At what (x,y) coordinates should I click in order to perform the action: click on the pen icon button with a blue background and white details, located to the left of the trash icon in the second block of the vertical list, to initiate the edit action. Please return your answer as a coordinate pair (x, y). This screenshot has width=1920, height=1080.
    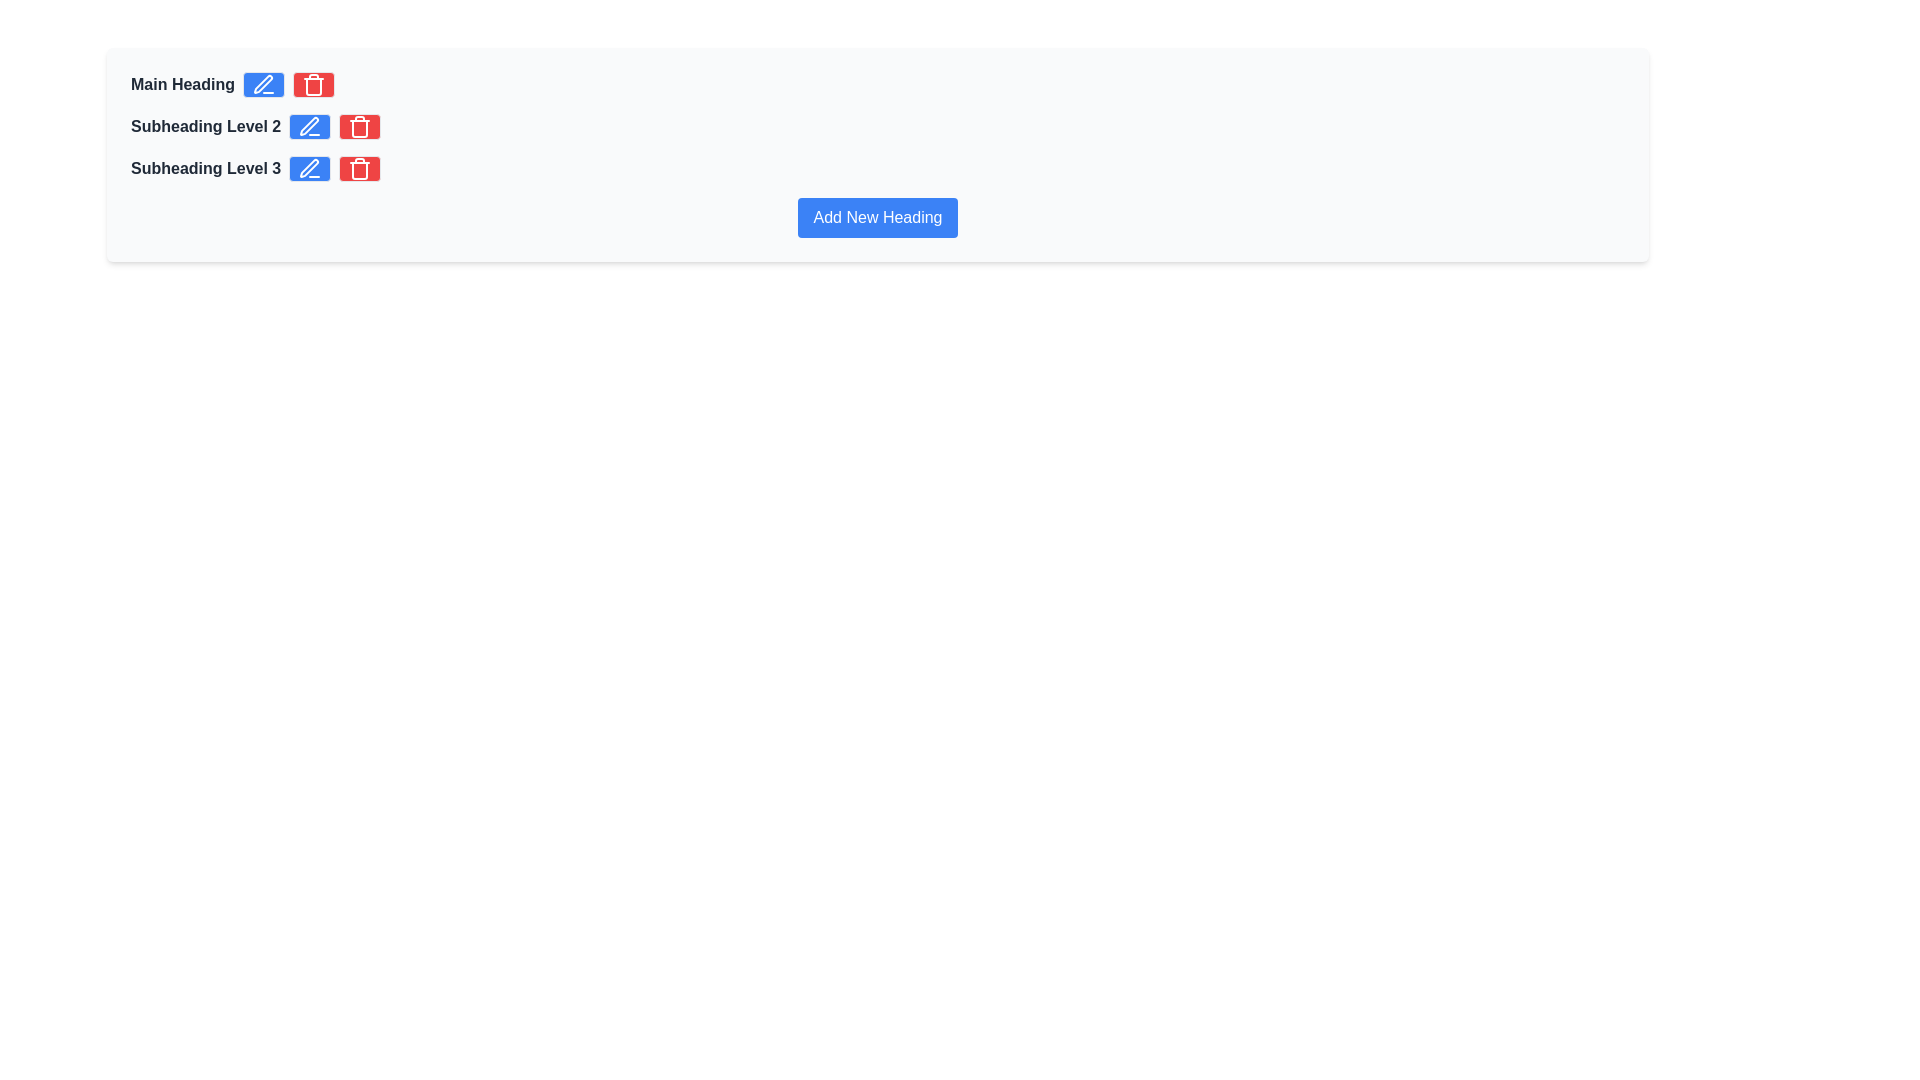
    Looking at the image, I should click on (309, 127).